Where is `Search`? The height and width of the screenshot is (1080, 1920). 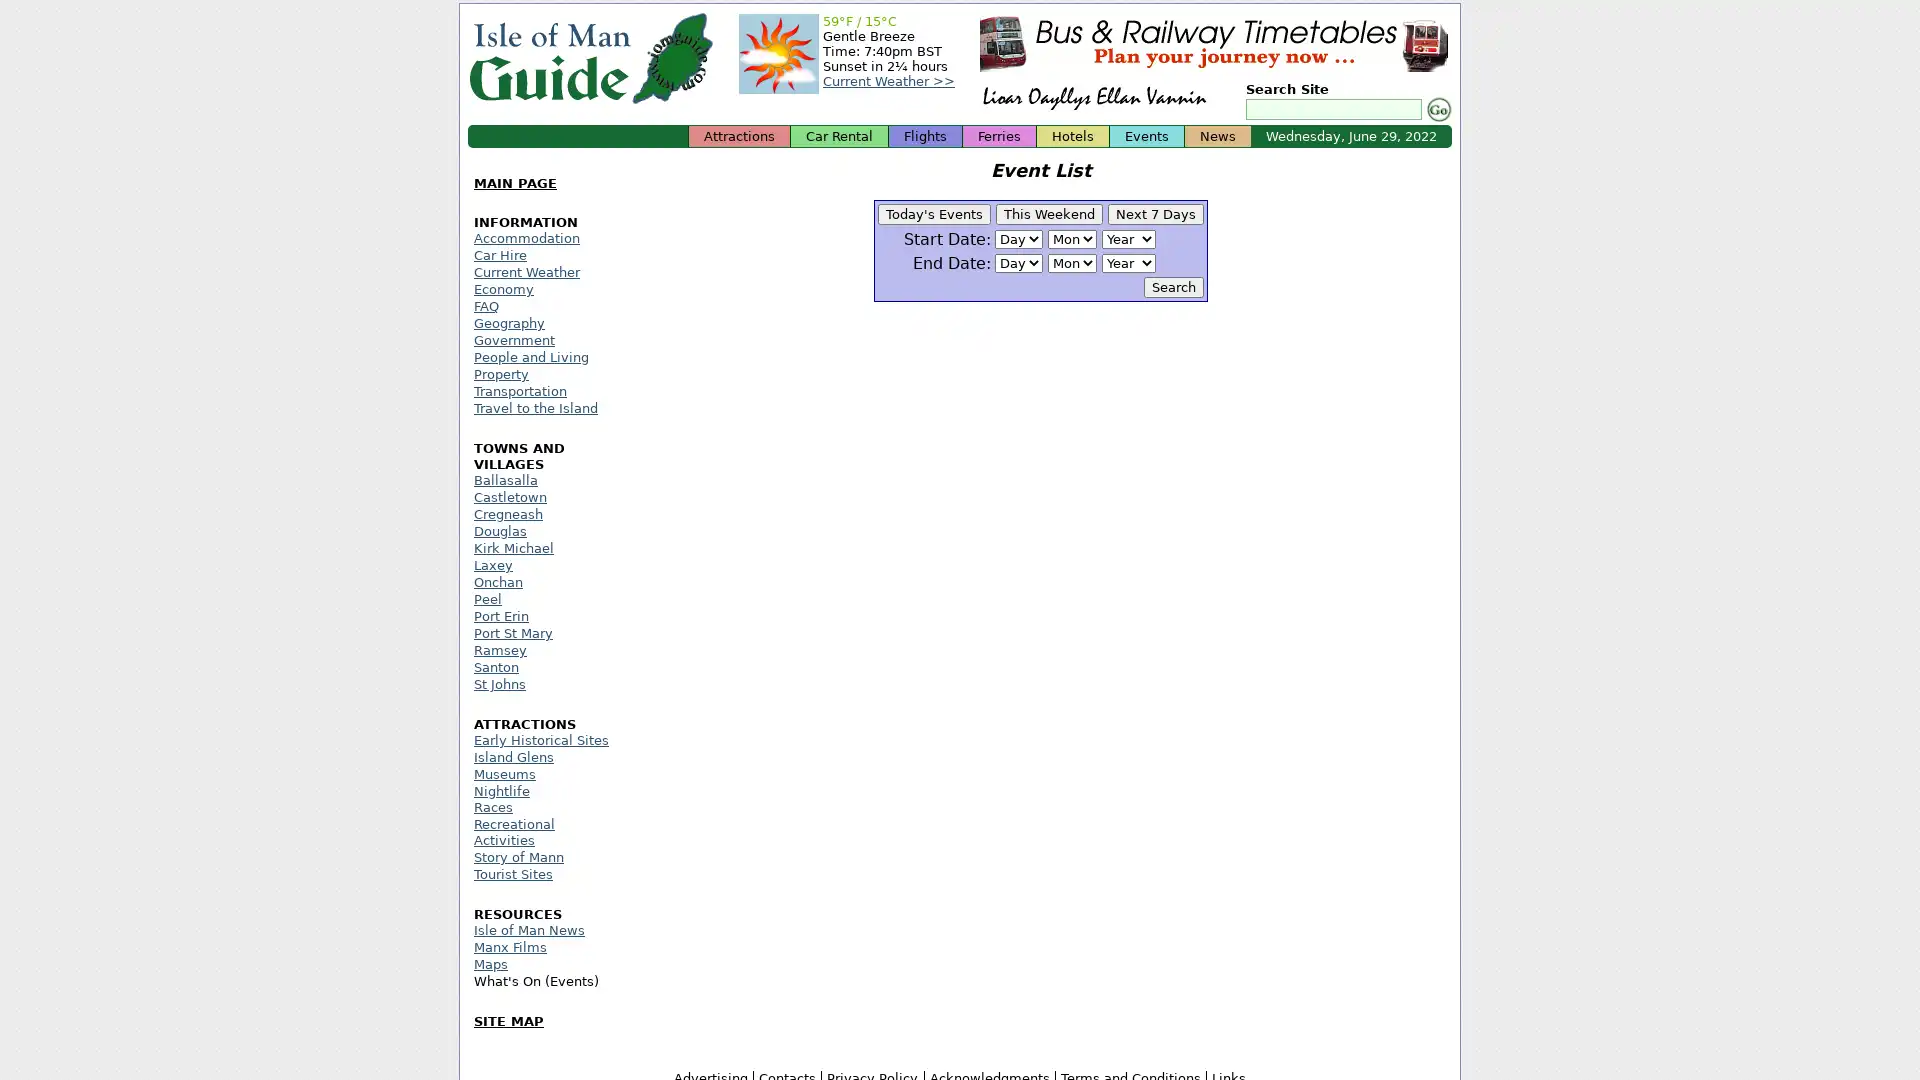 Search is located at coordinates (1435, 109).